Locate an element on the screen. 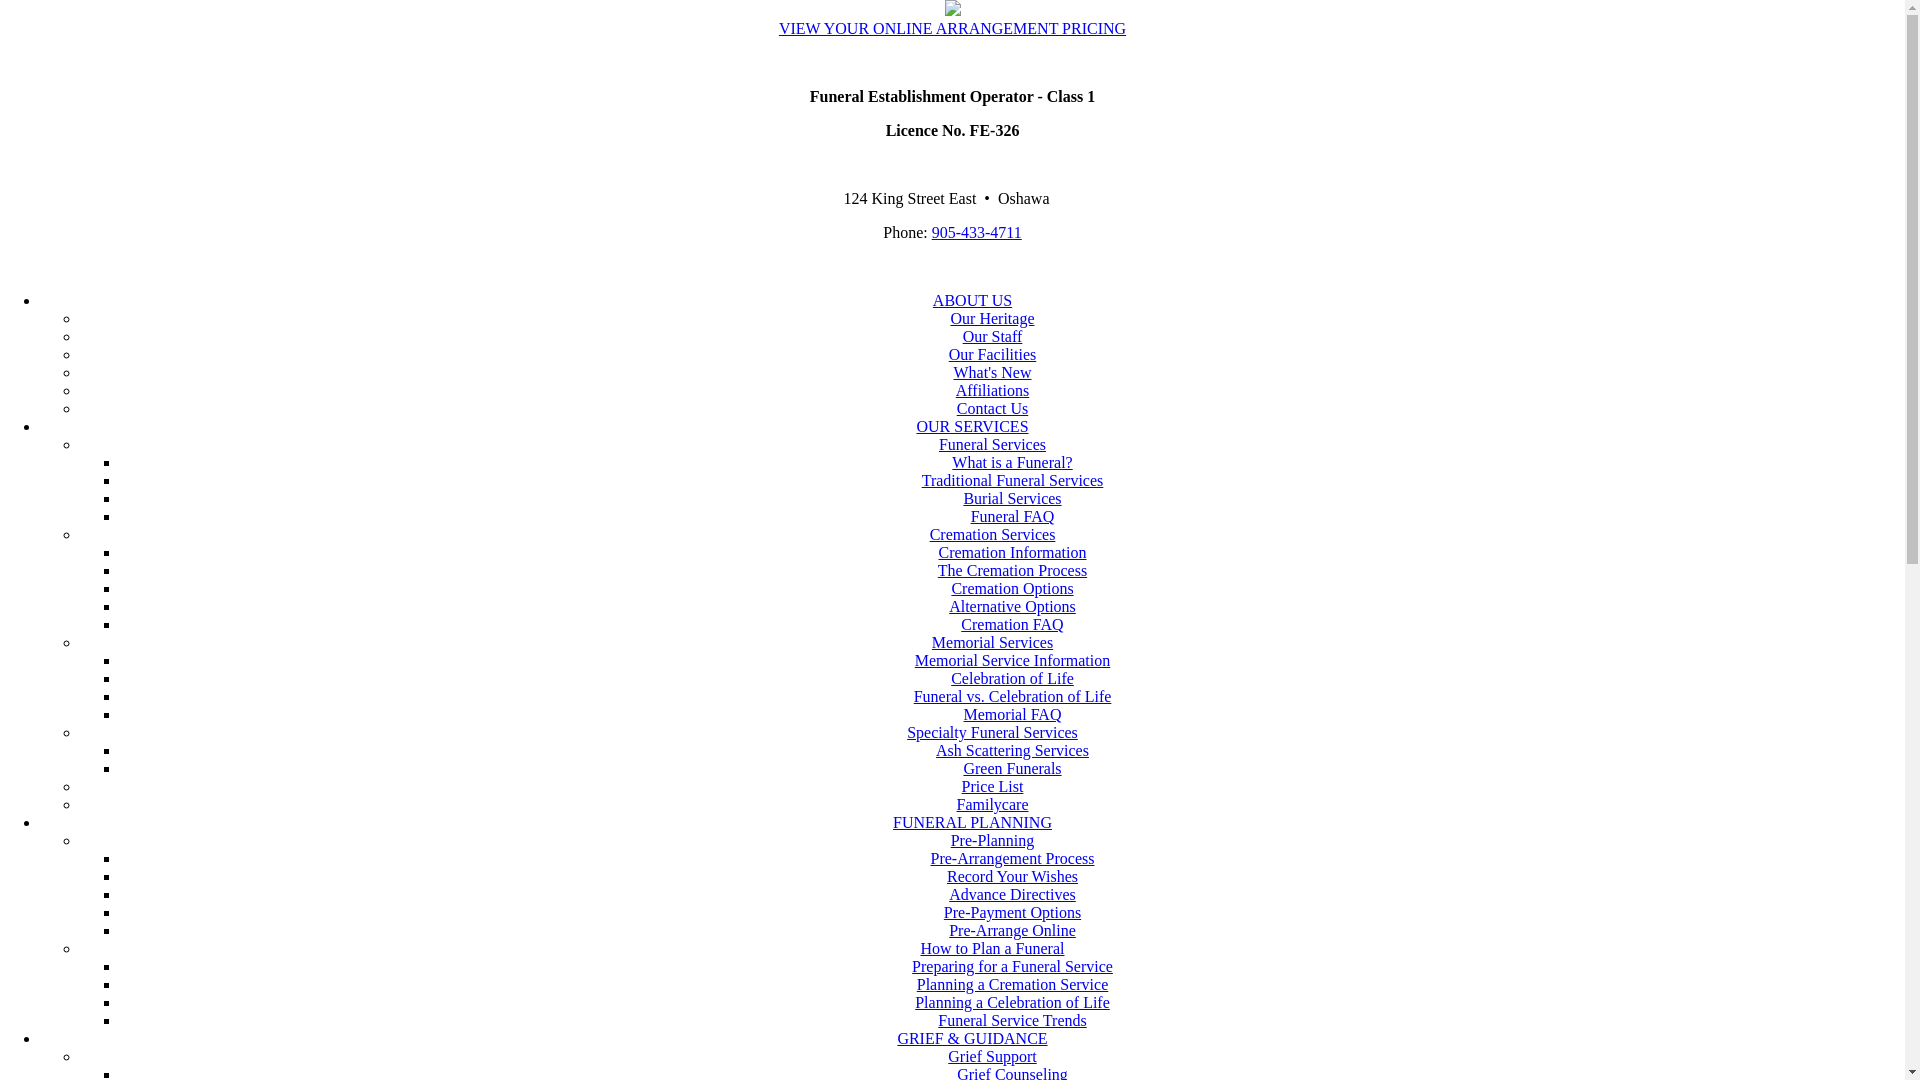  'Our Heritage' is located at coordinates (949, 317).